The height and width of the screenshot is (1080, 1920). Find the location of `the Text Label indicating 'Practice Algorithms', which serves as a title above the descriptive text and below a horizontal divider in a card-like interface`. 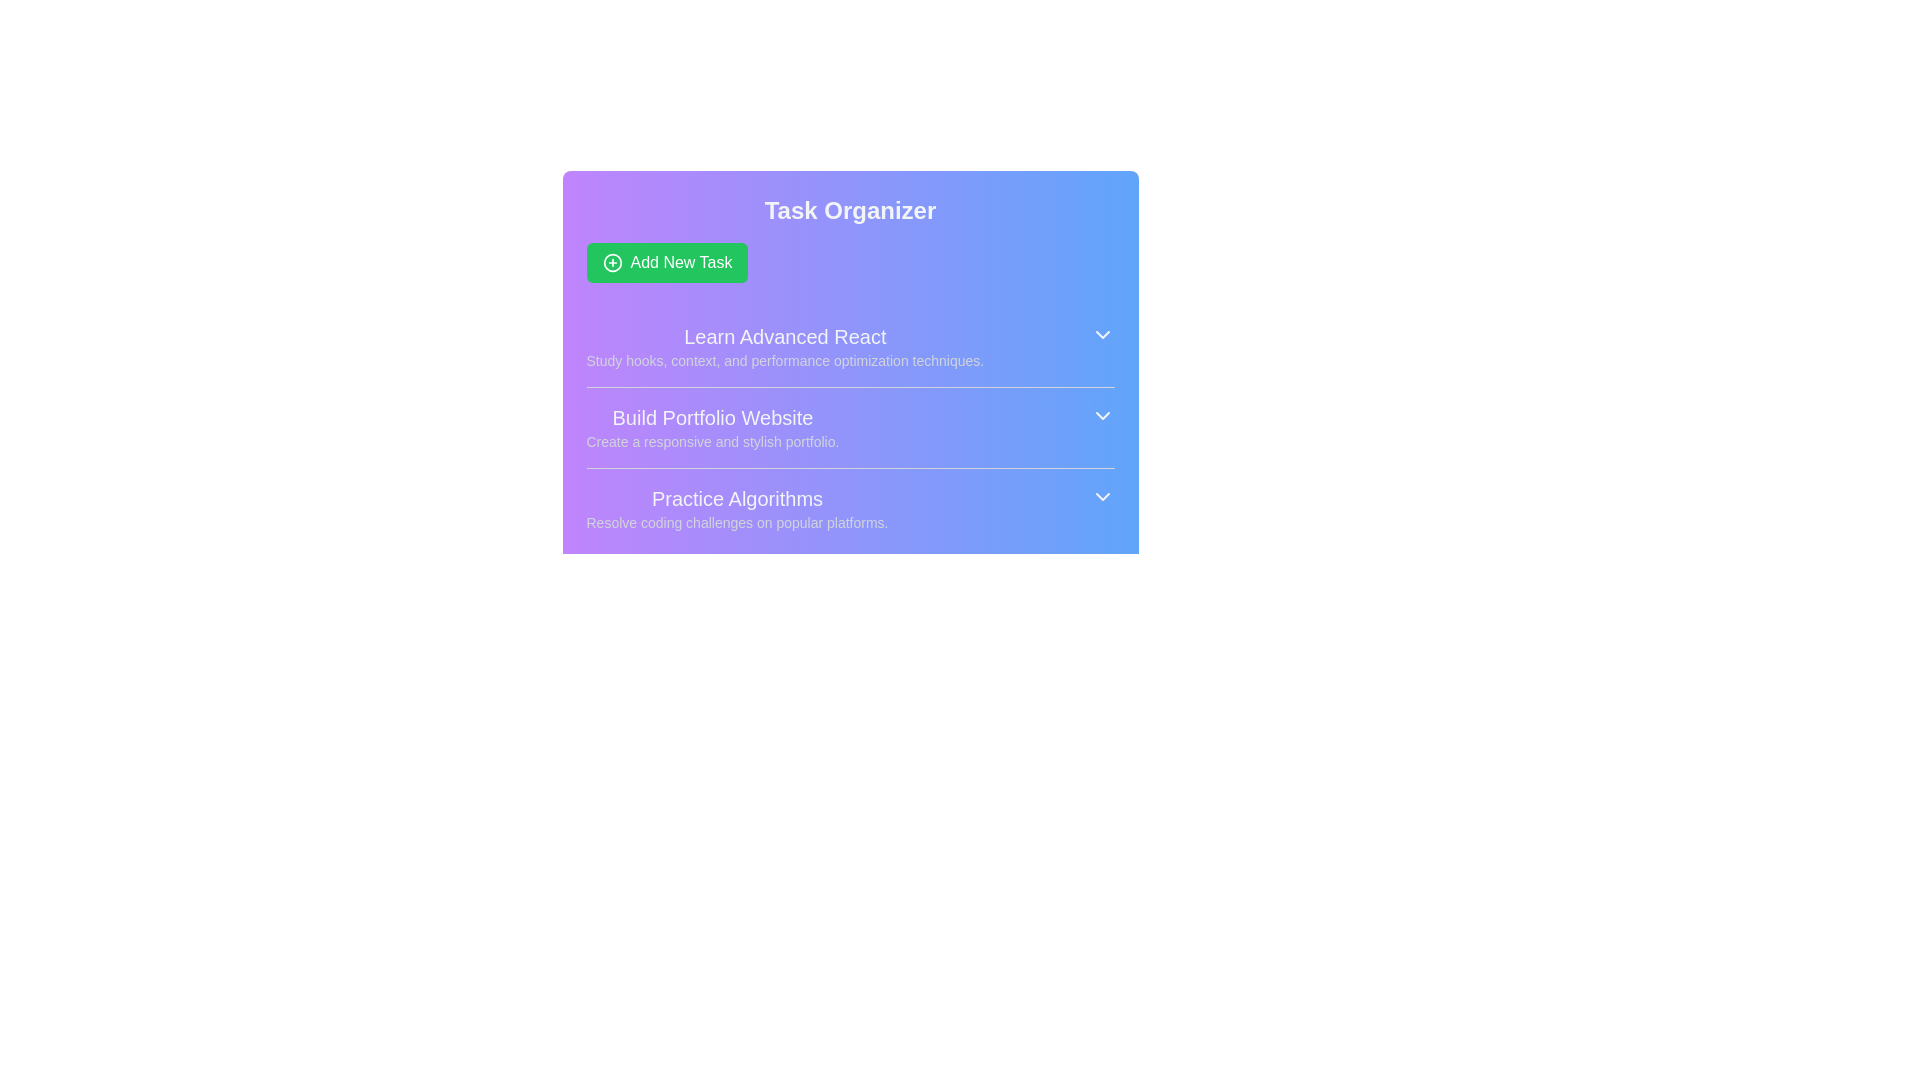

the Text Label indicating 'Practice Algorithms', which serves as a title above the descriptive text and below a horizontal divider in a card-like interface is located at coordinates (736, 497).